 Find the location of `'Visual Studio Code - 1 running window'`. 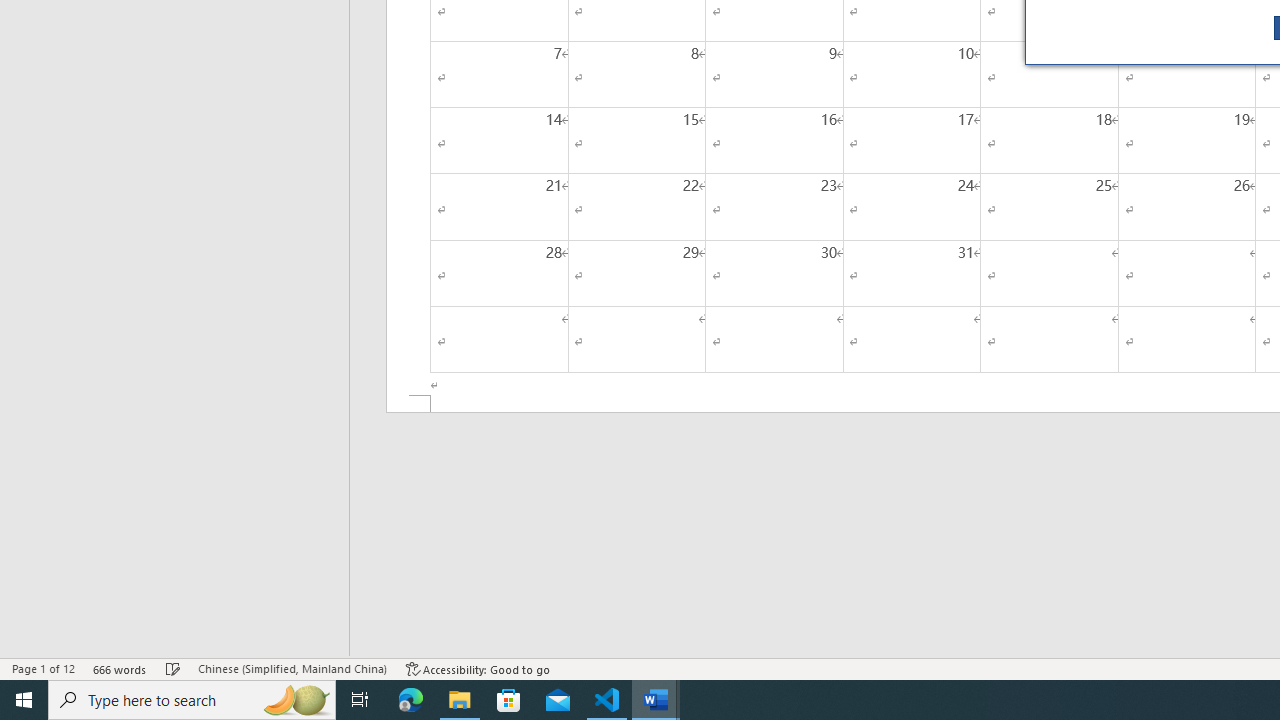

'Visual Studio Code - 1 running window' is located at coordinates (606, 698).